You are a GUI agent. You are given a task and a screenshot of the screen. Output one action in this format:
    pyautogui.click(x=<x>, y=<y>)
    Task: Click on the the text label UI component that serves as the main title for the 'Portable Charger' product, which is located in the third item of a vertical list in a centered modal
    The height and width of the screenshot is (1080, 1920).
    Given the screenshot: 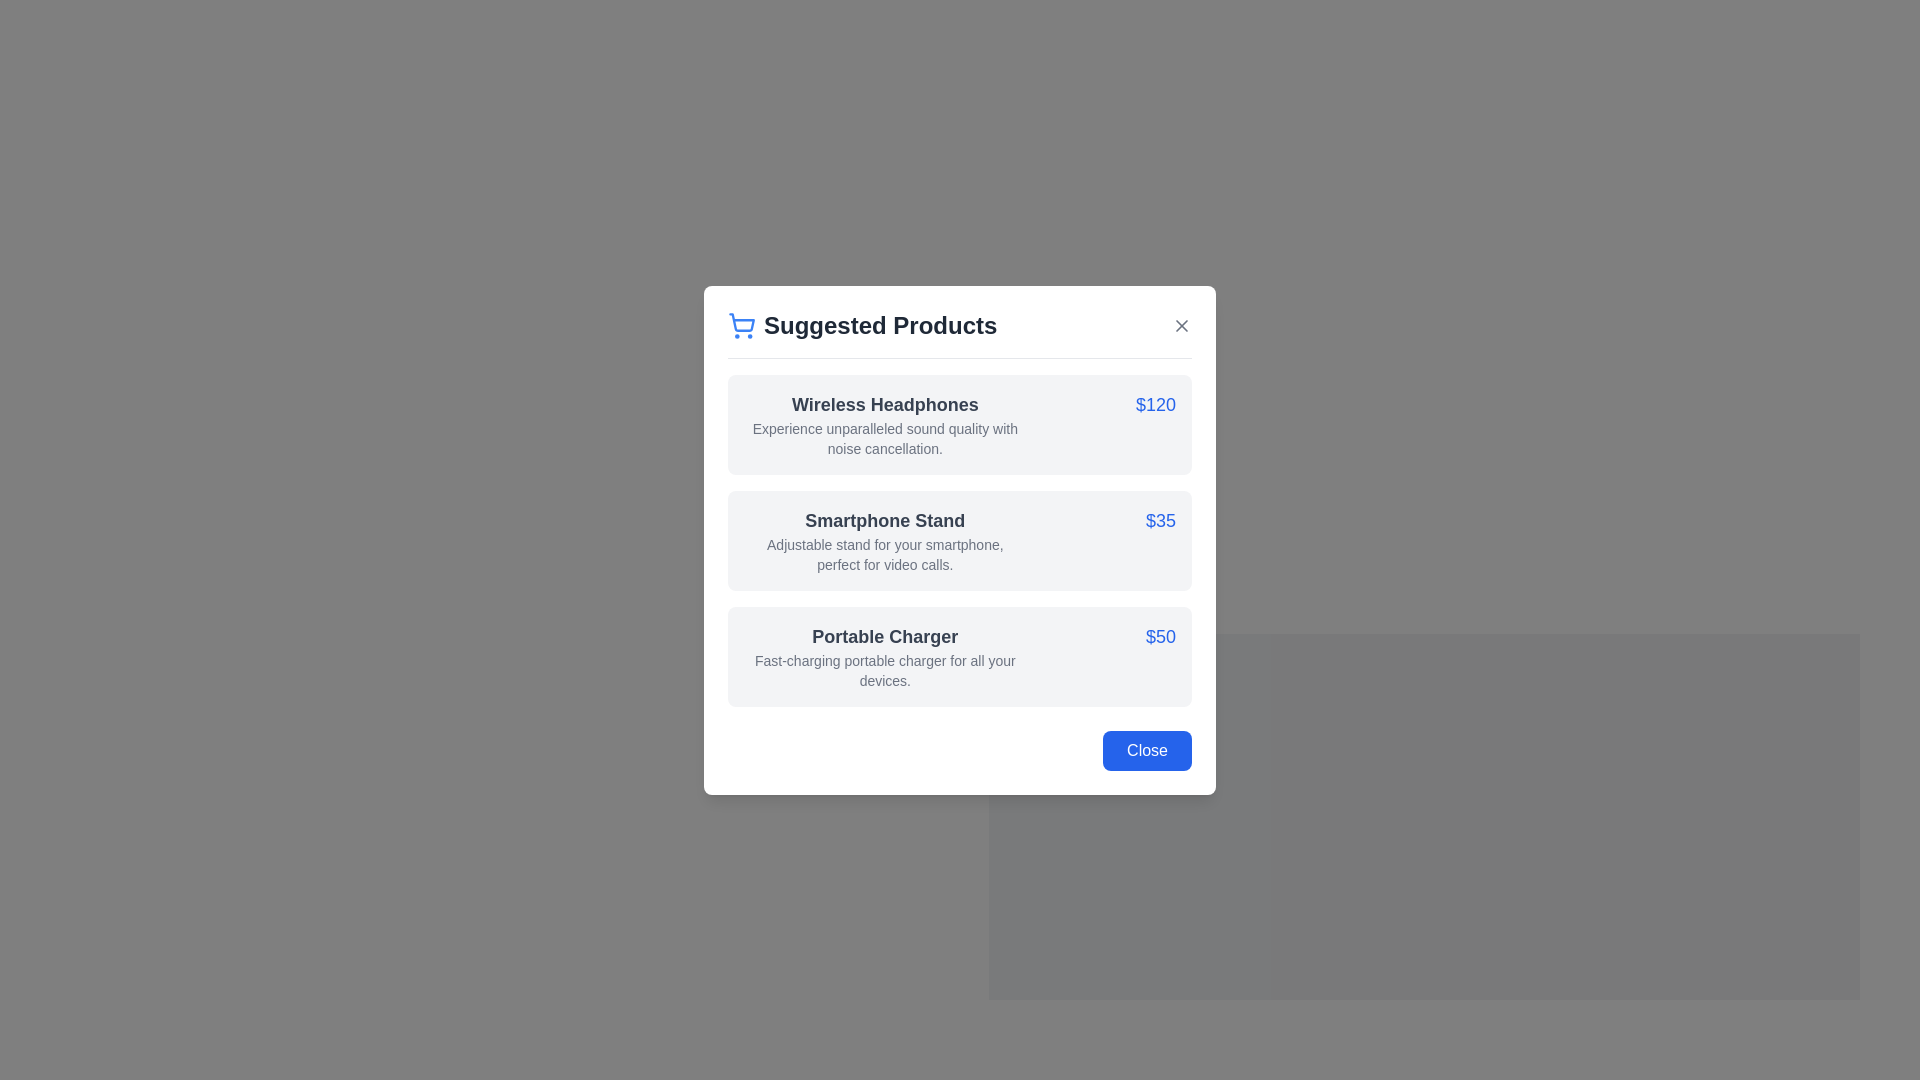 What is the action you would take?
    pyautogui.click(x=884, y=636)
    